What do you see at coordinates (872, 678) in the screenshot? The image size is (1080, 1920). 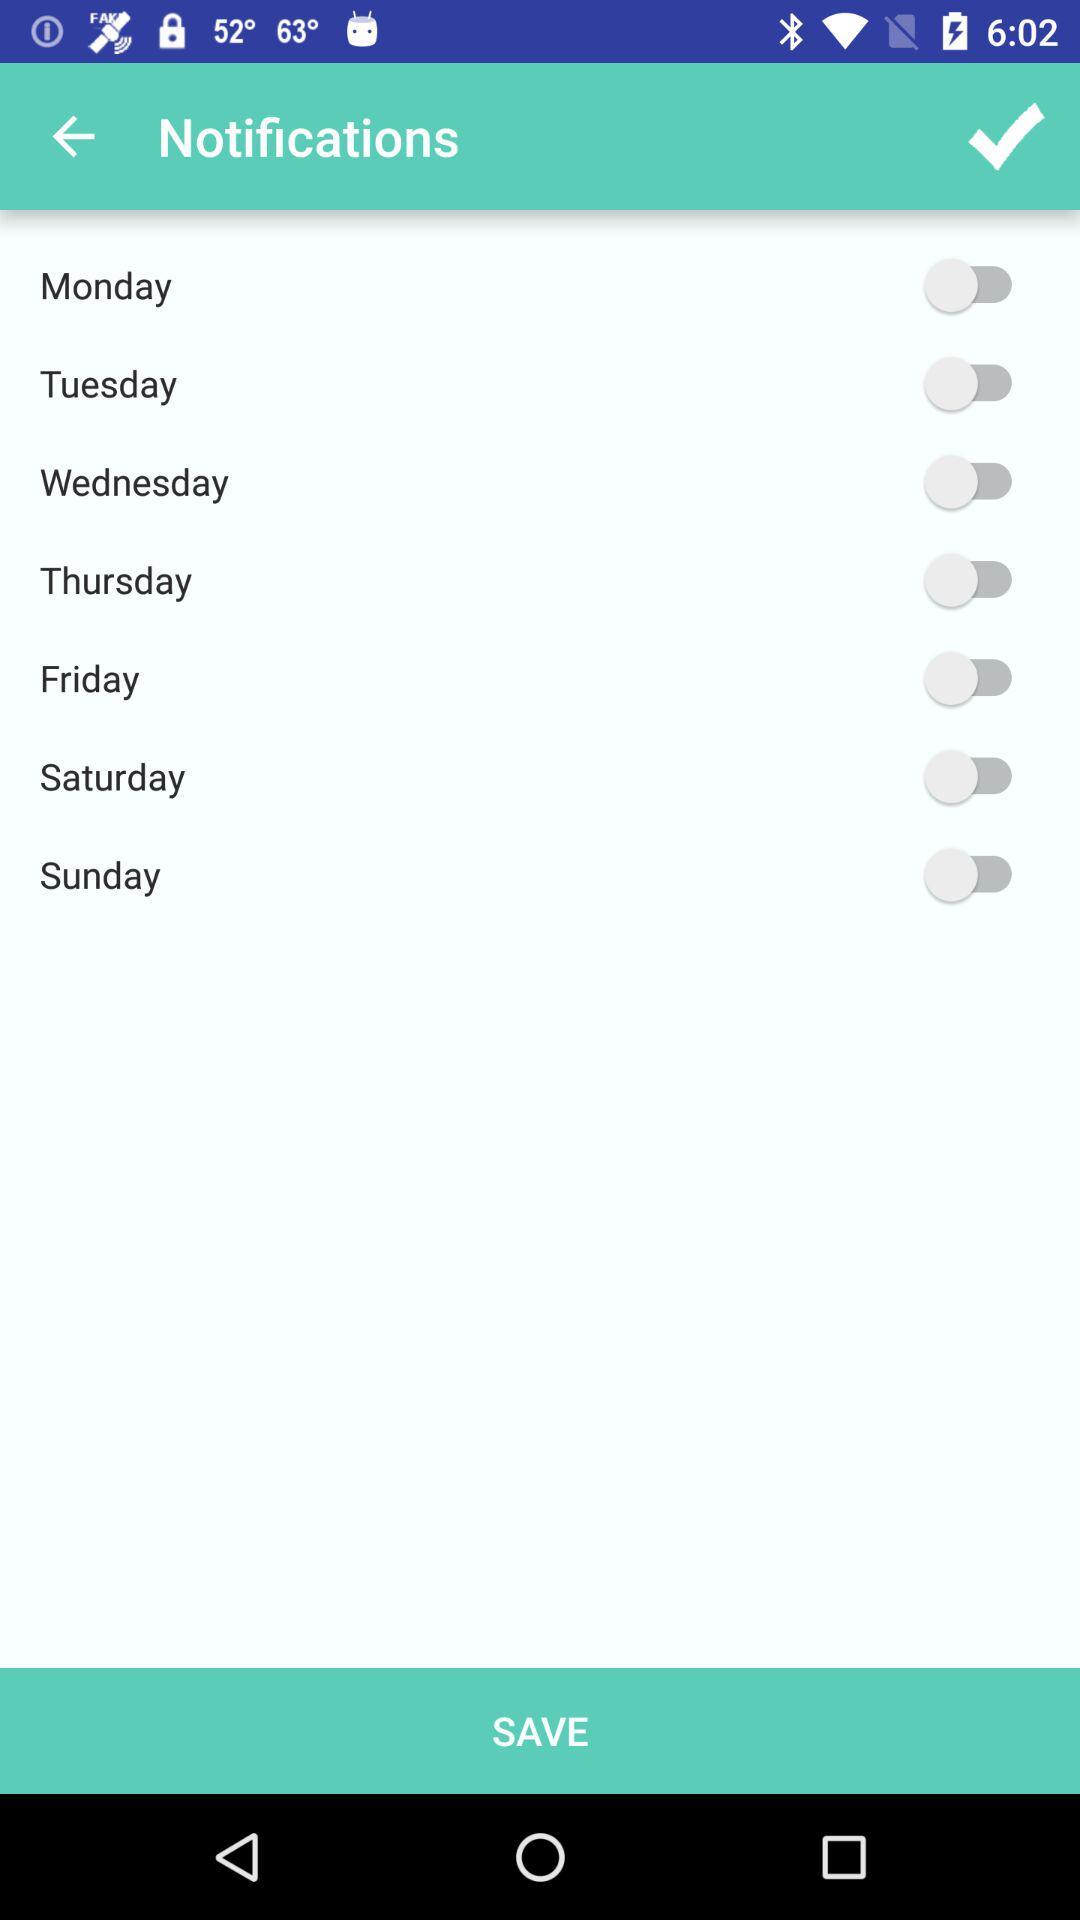 I see `on or off button\` at bounding box center [872, 678].